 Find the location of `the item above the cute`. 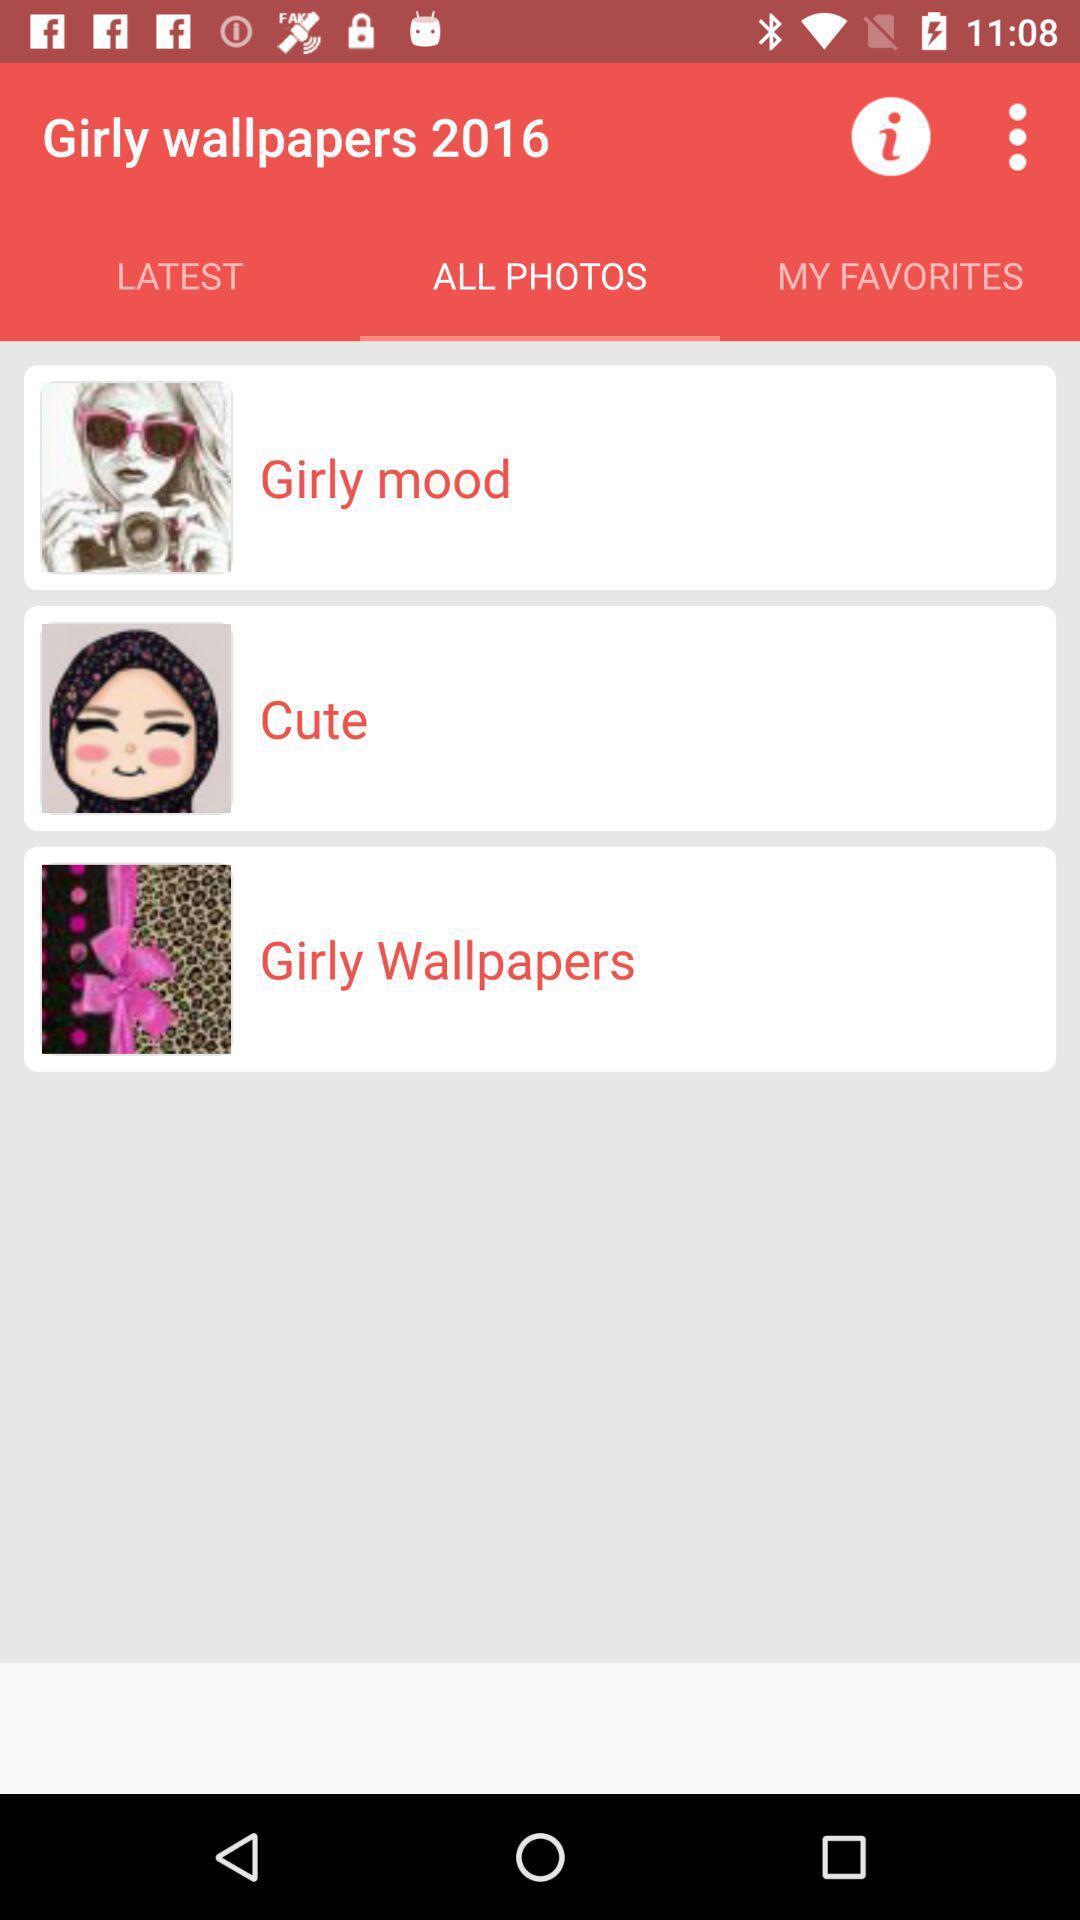

the item above the cute is located at coordinates (385, 476).